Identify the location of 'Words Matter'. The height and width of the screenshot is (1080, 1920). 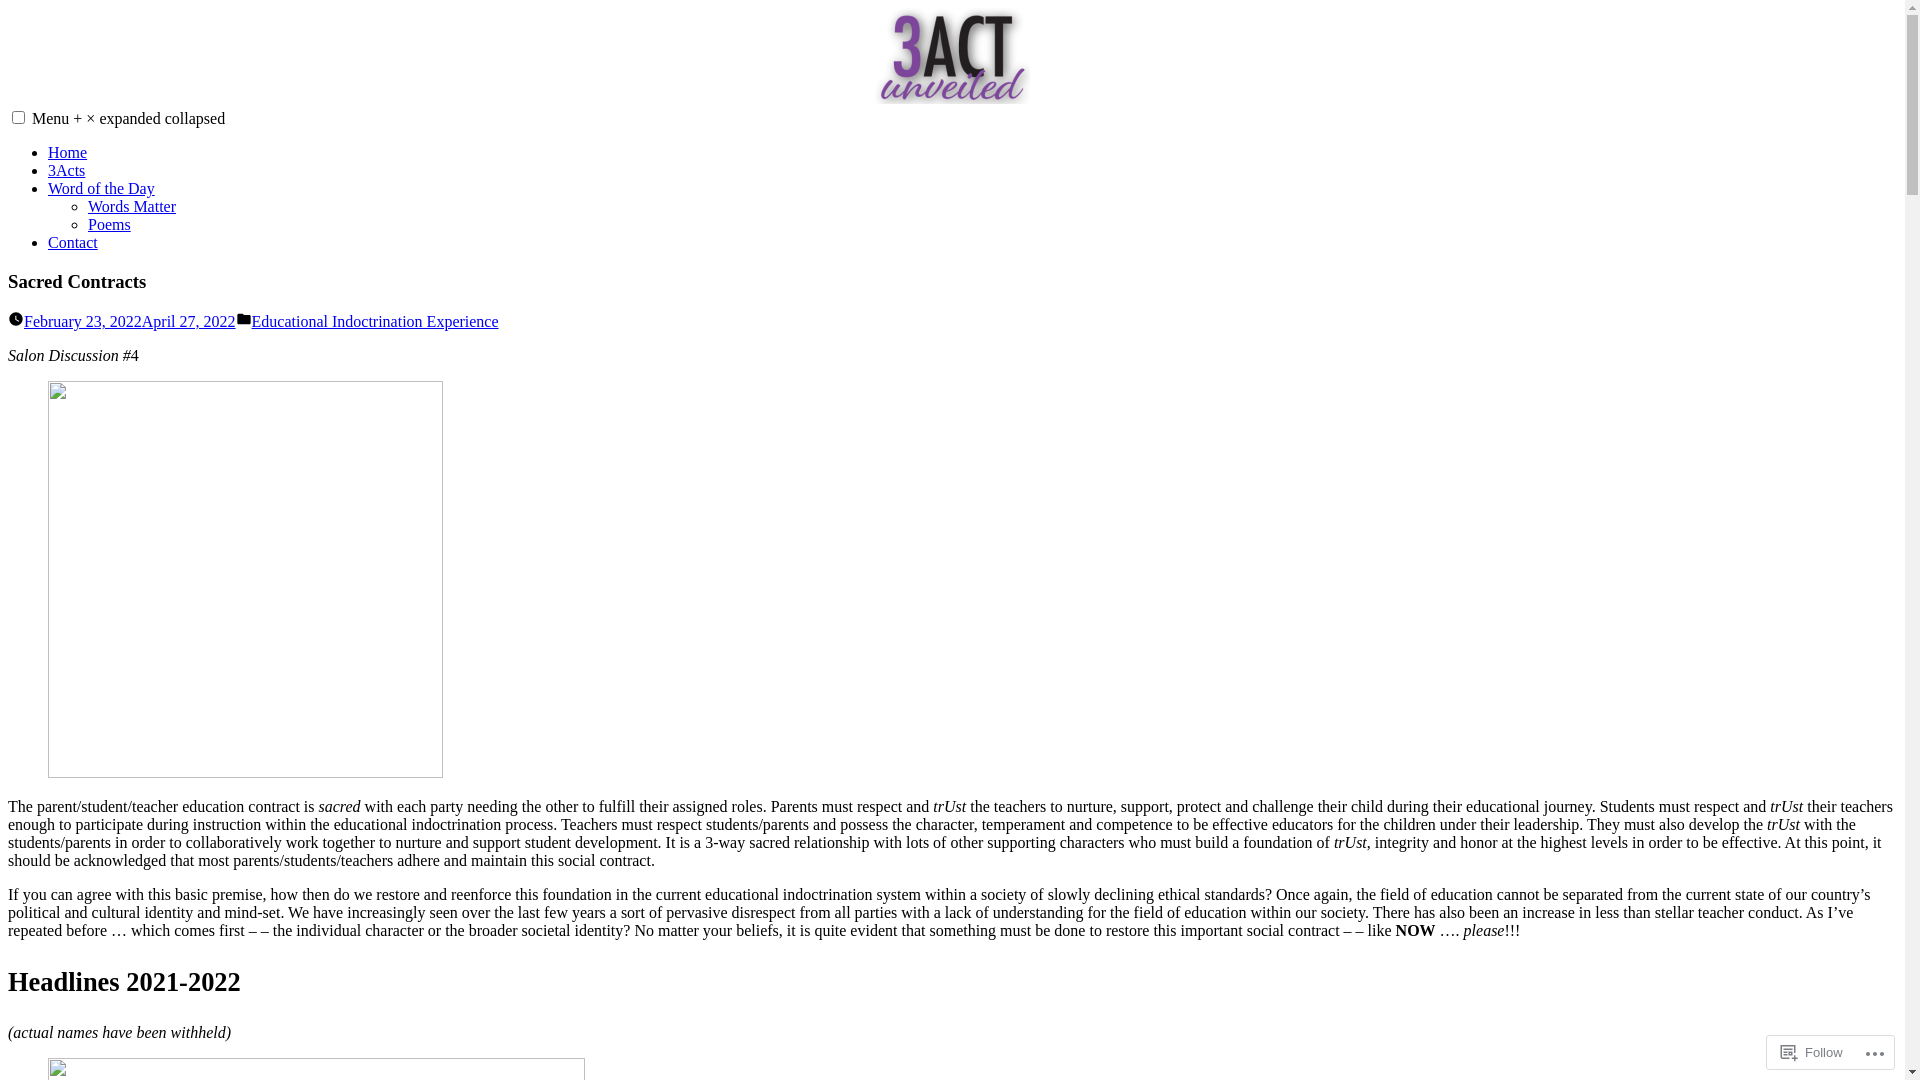
(130, 206).